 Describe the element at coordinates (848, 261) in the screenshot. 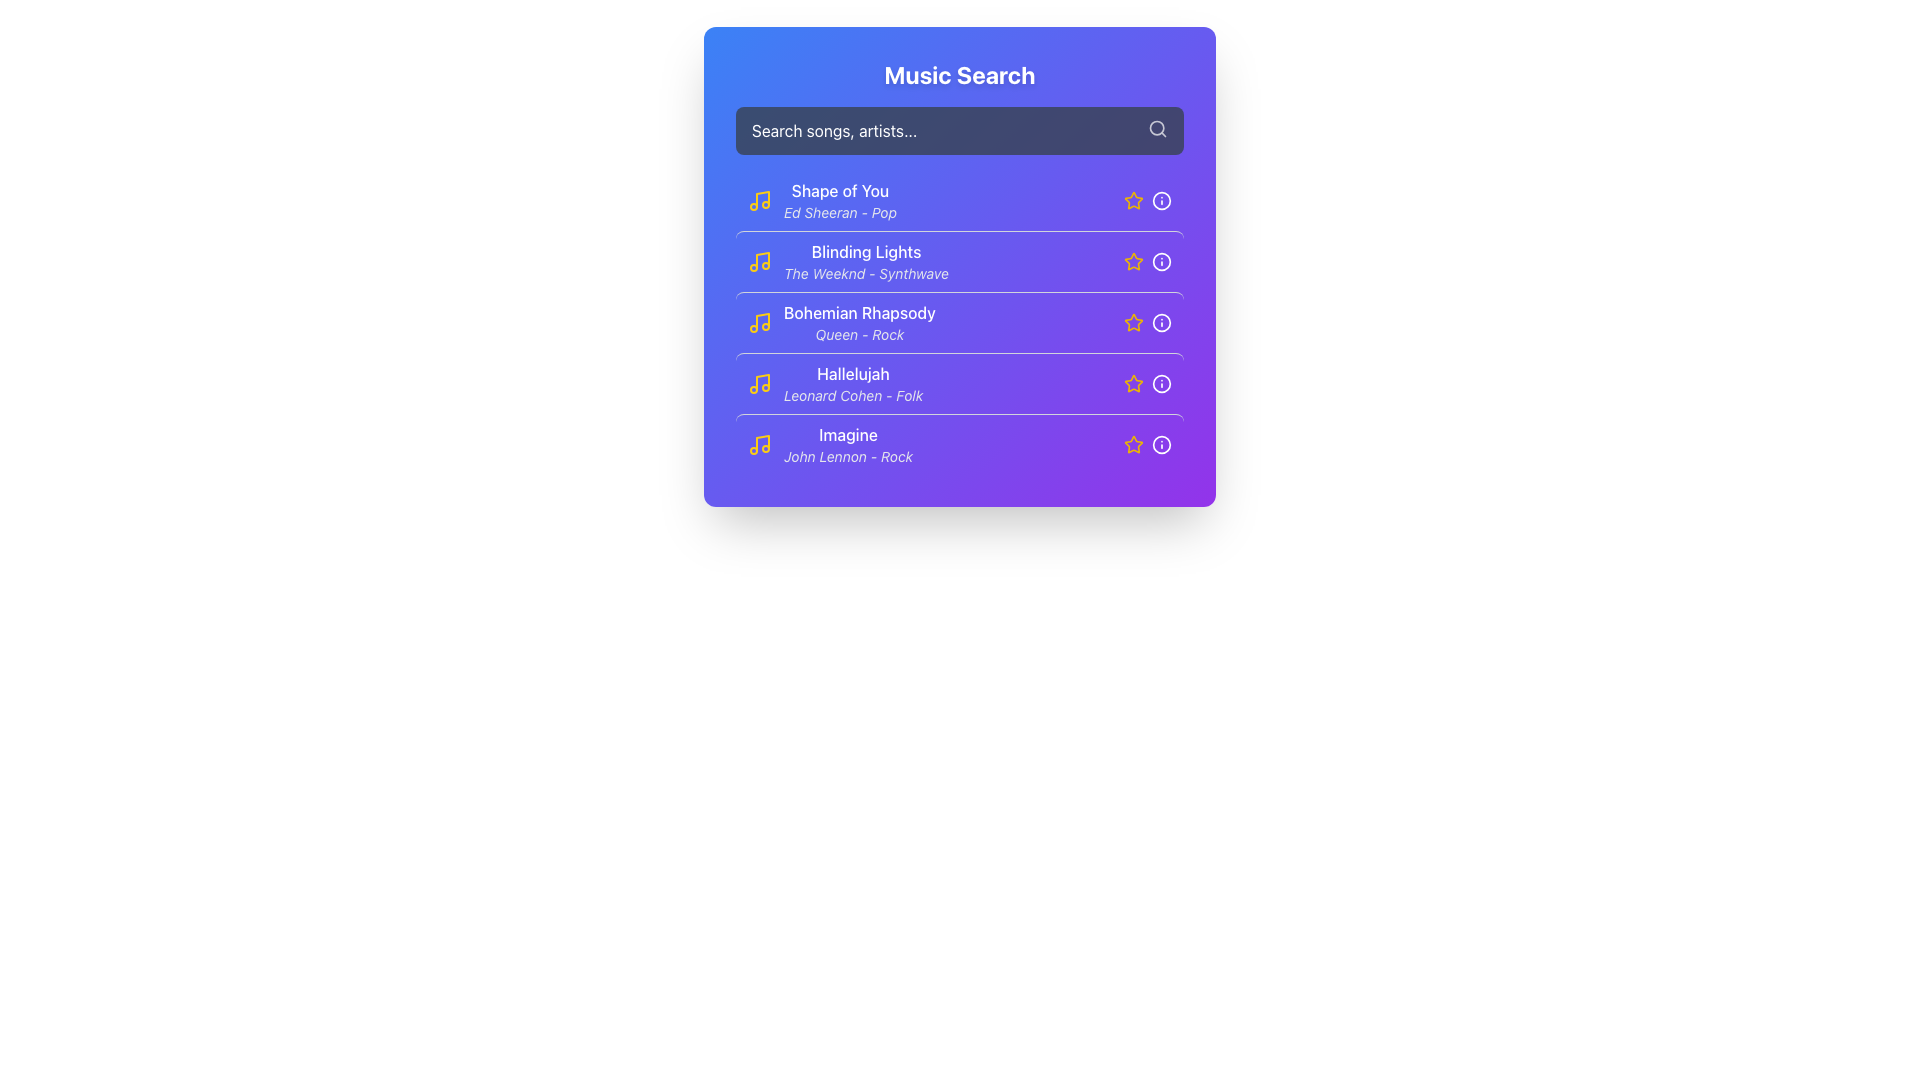

I see `to select the track titled 'Blinding Lights' by The Weeknd for a detailed view` at that location.